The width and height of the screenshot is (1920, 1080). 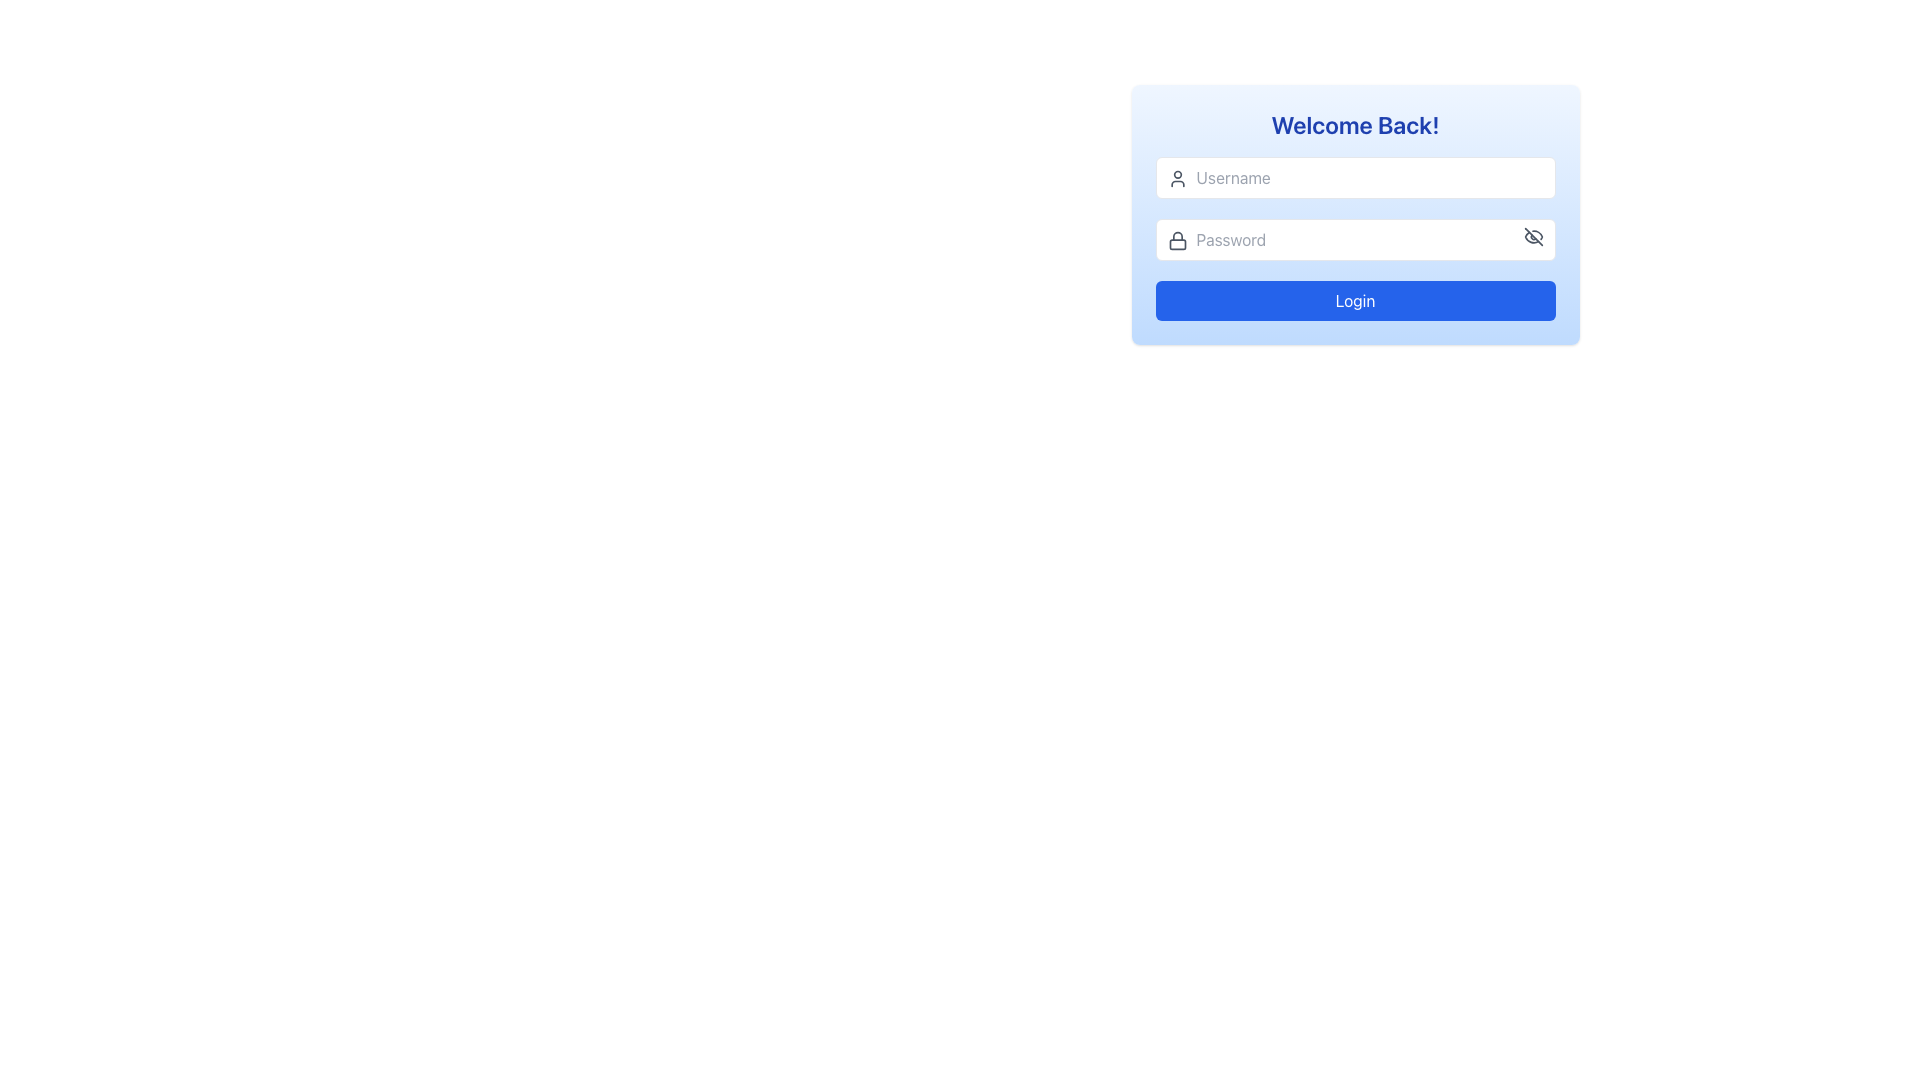 I want to click on the visibility toggle button with an eye icon and a diagonal line, so click(x=1532, y=235).